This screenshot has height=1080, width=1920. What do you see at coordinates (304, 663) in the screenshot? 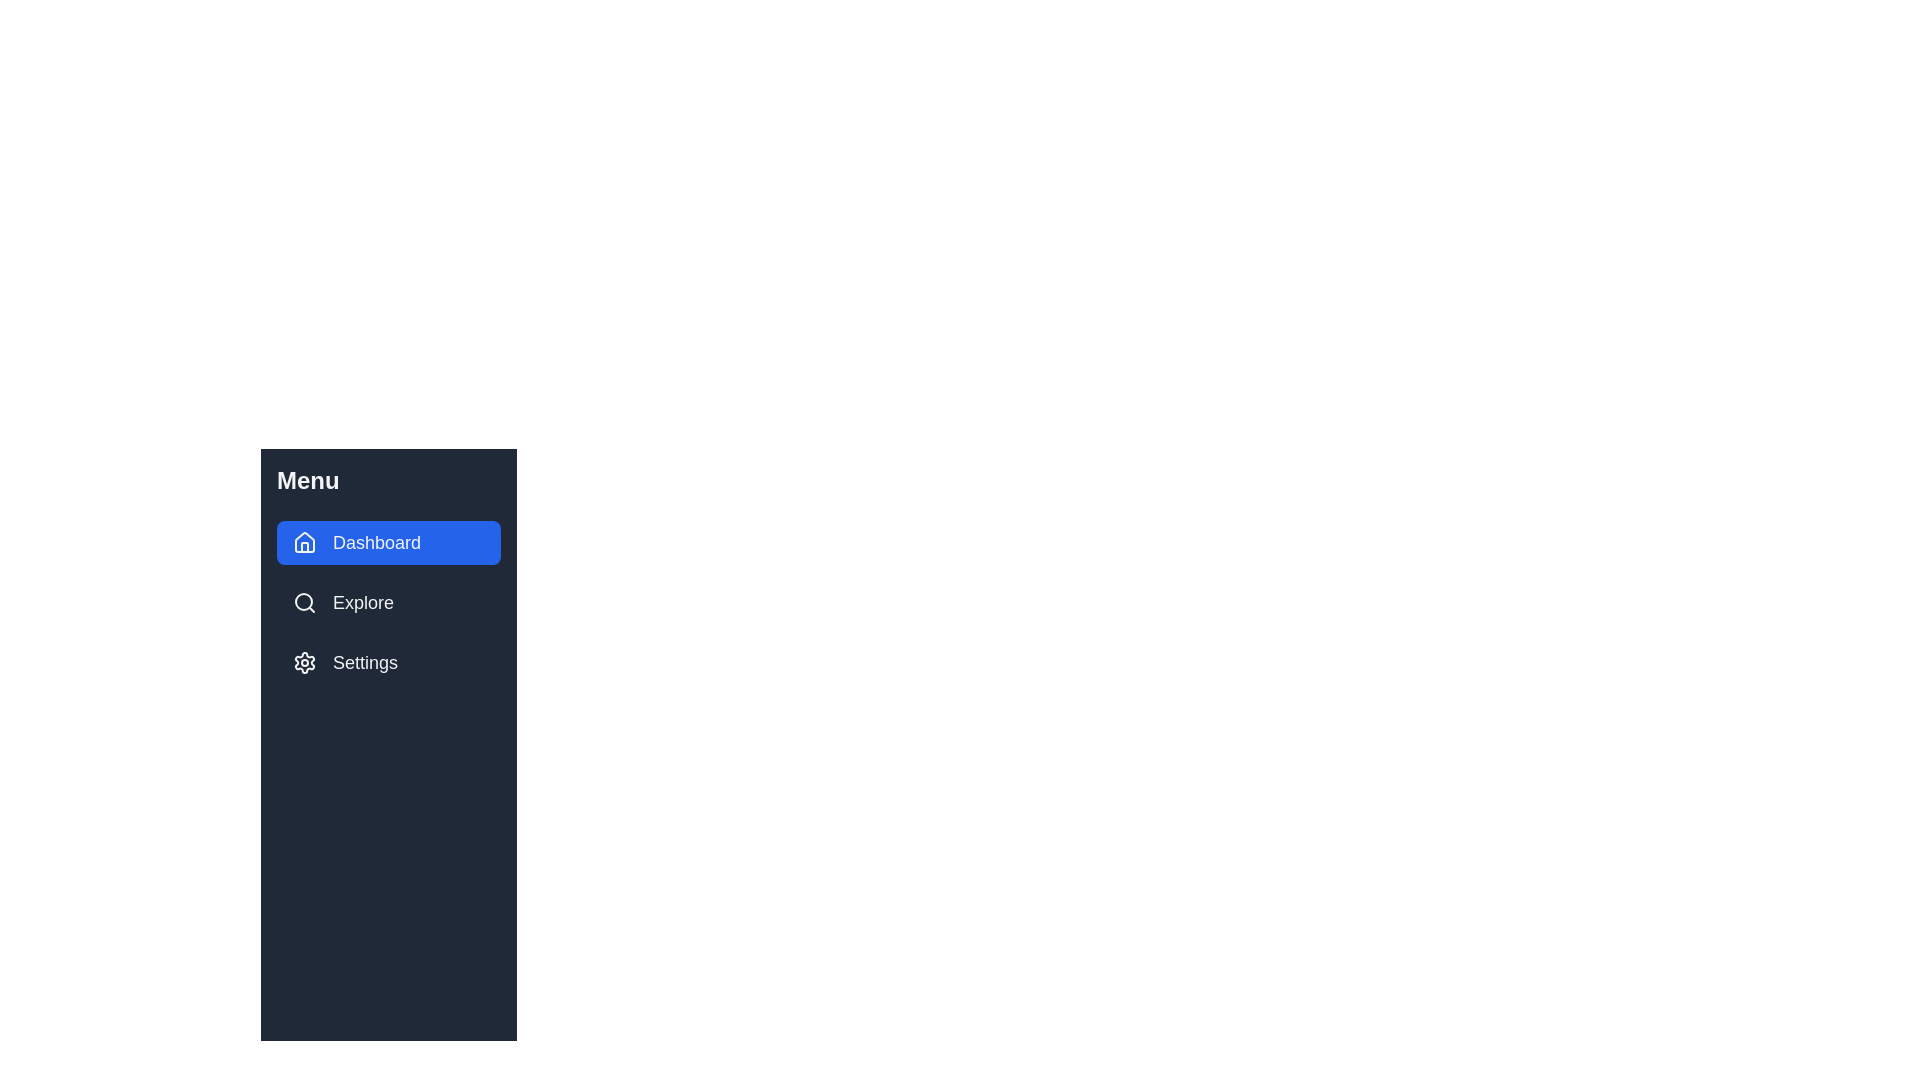
I see `the gear icon located in the third row under the 'Settings' text label` at bounding box center [304, 663].